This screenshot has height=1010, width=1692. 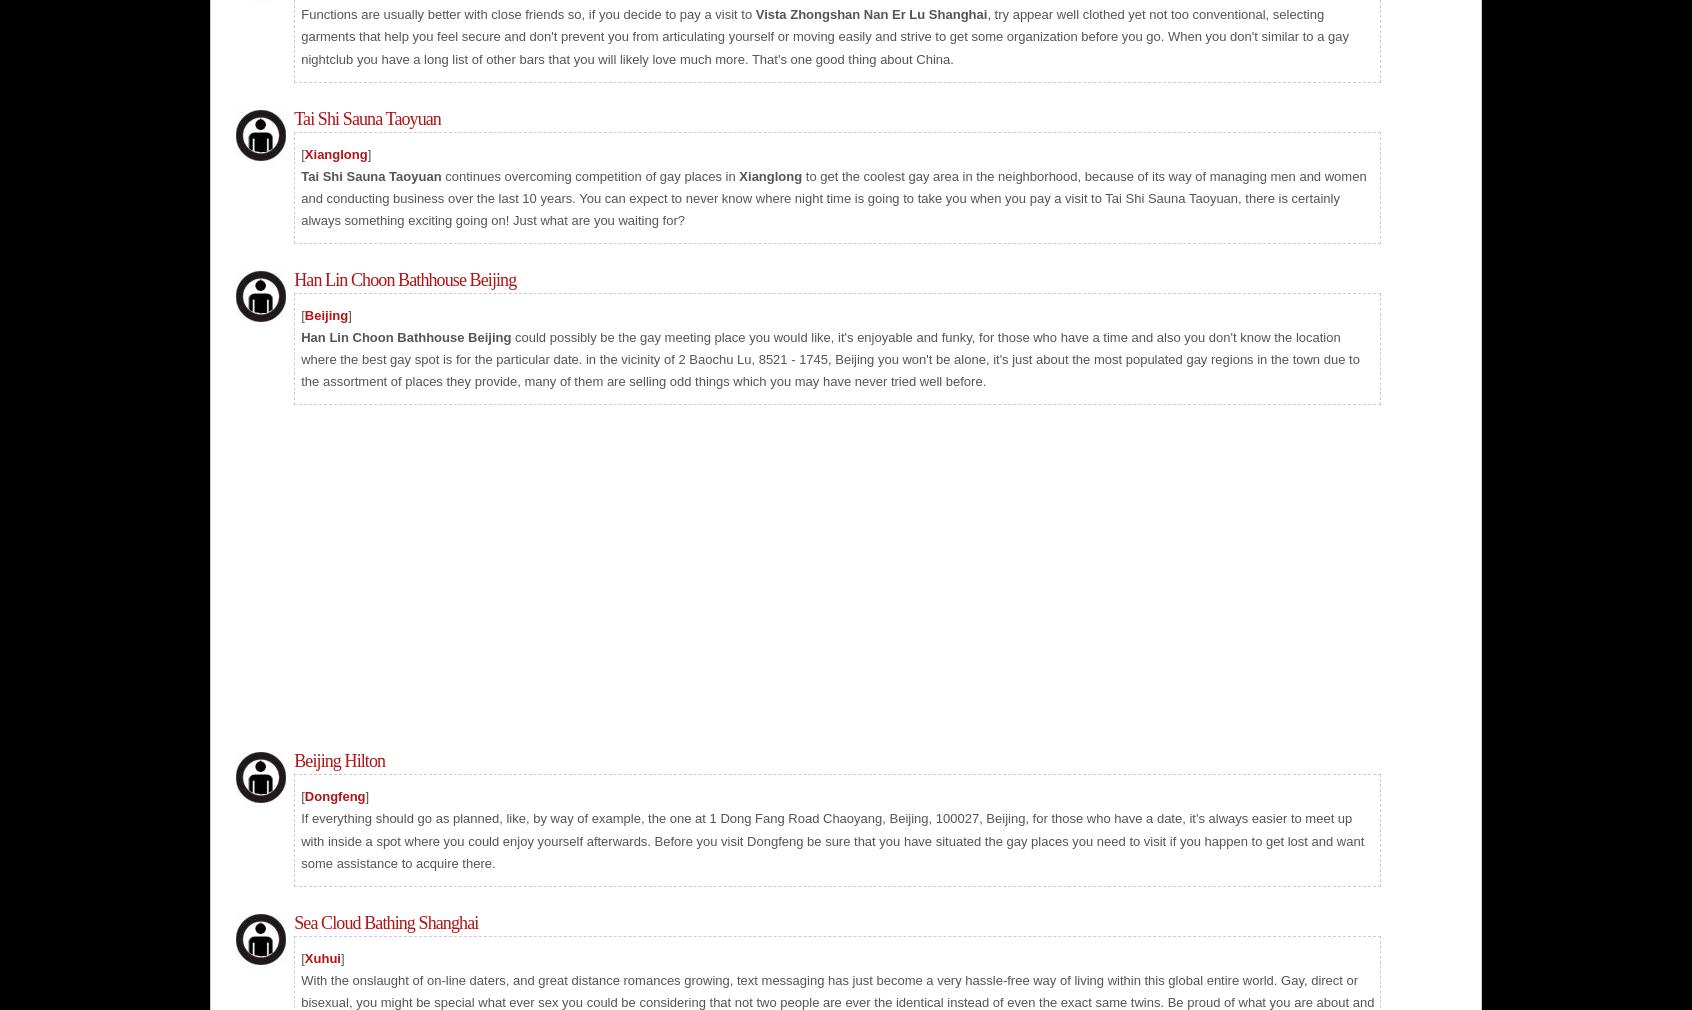 I want to click on 'to get the coolest gay area in the neighborhood, because of its way of managing men and women and conducting business over the last 10 years. You can expect to never know where night time is going to take you when you pay a visit to Tai Shi Sauna Taoyuan, there is certainly always something exciting going on! Just what are you waiting for?', so click(x=833, y=196).